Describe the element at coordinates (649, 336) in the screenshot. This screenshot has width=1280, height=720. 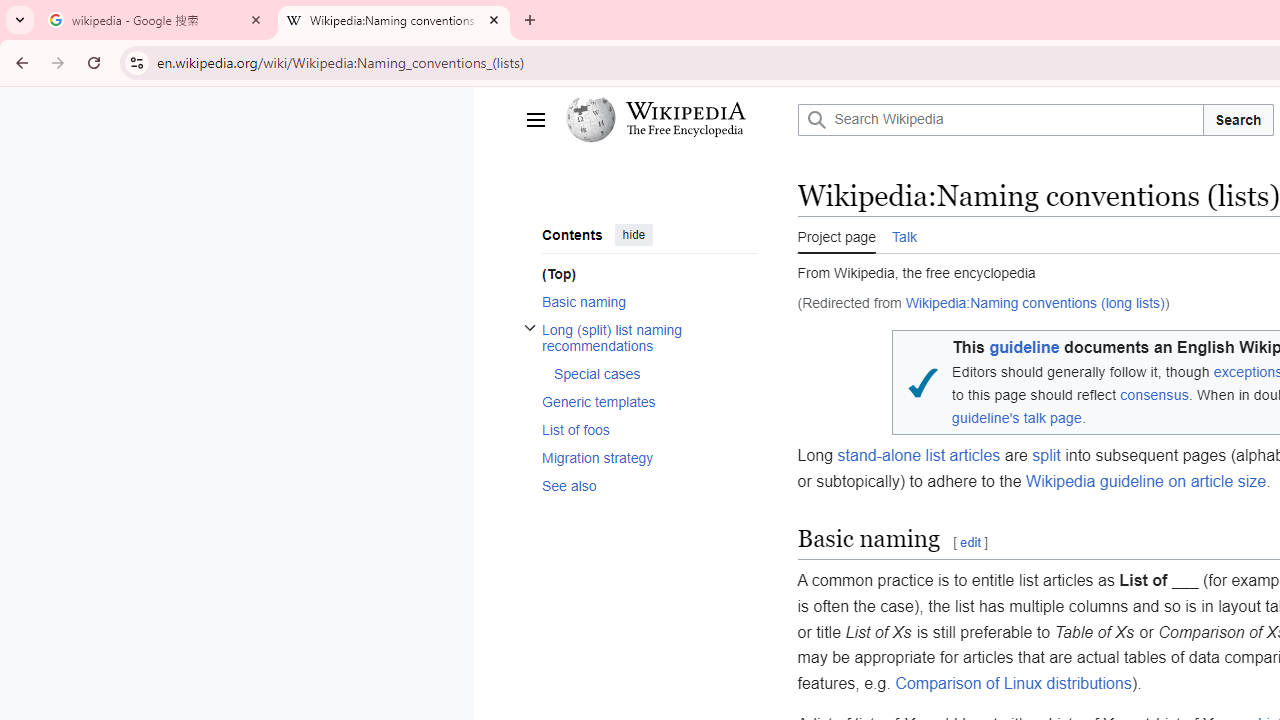
I see `'Long (split) list naming recommendations'` at that location.